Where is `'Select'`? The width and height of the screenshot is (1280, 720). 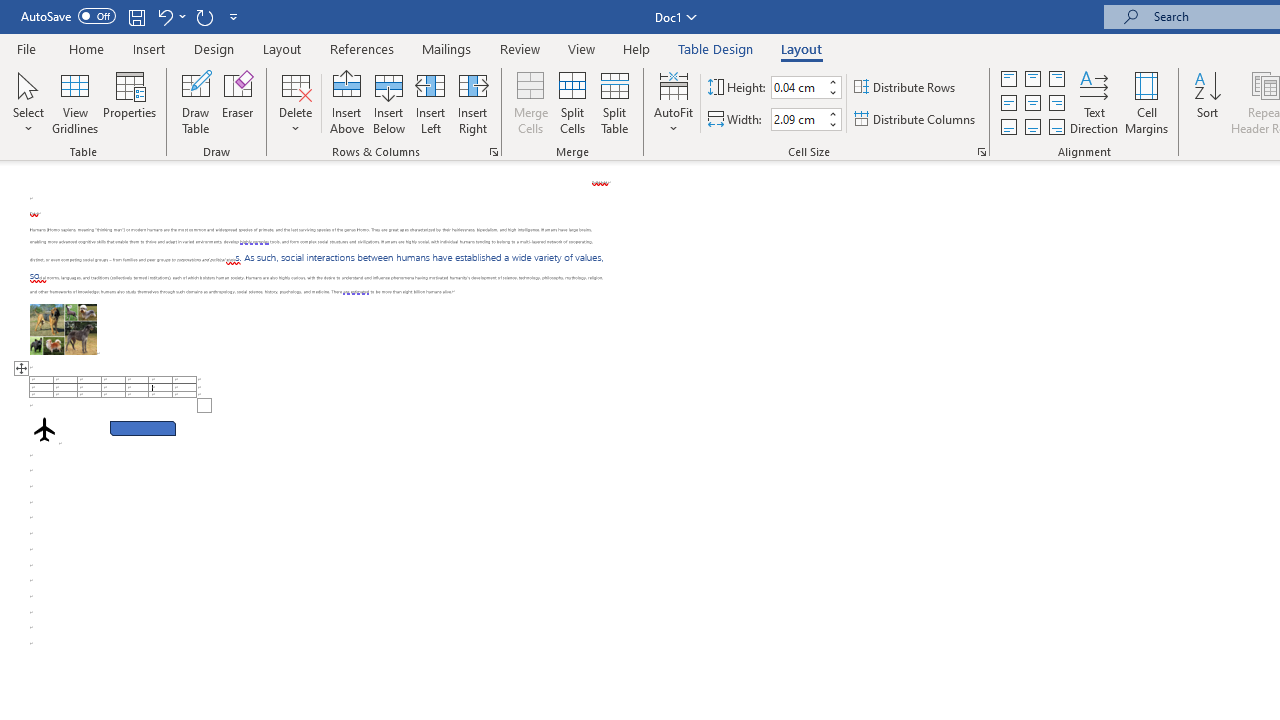 'Select' is located at coordinates (28, 103).